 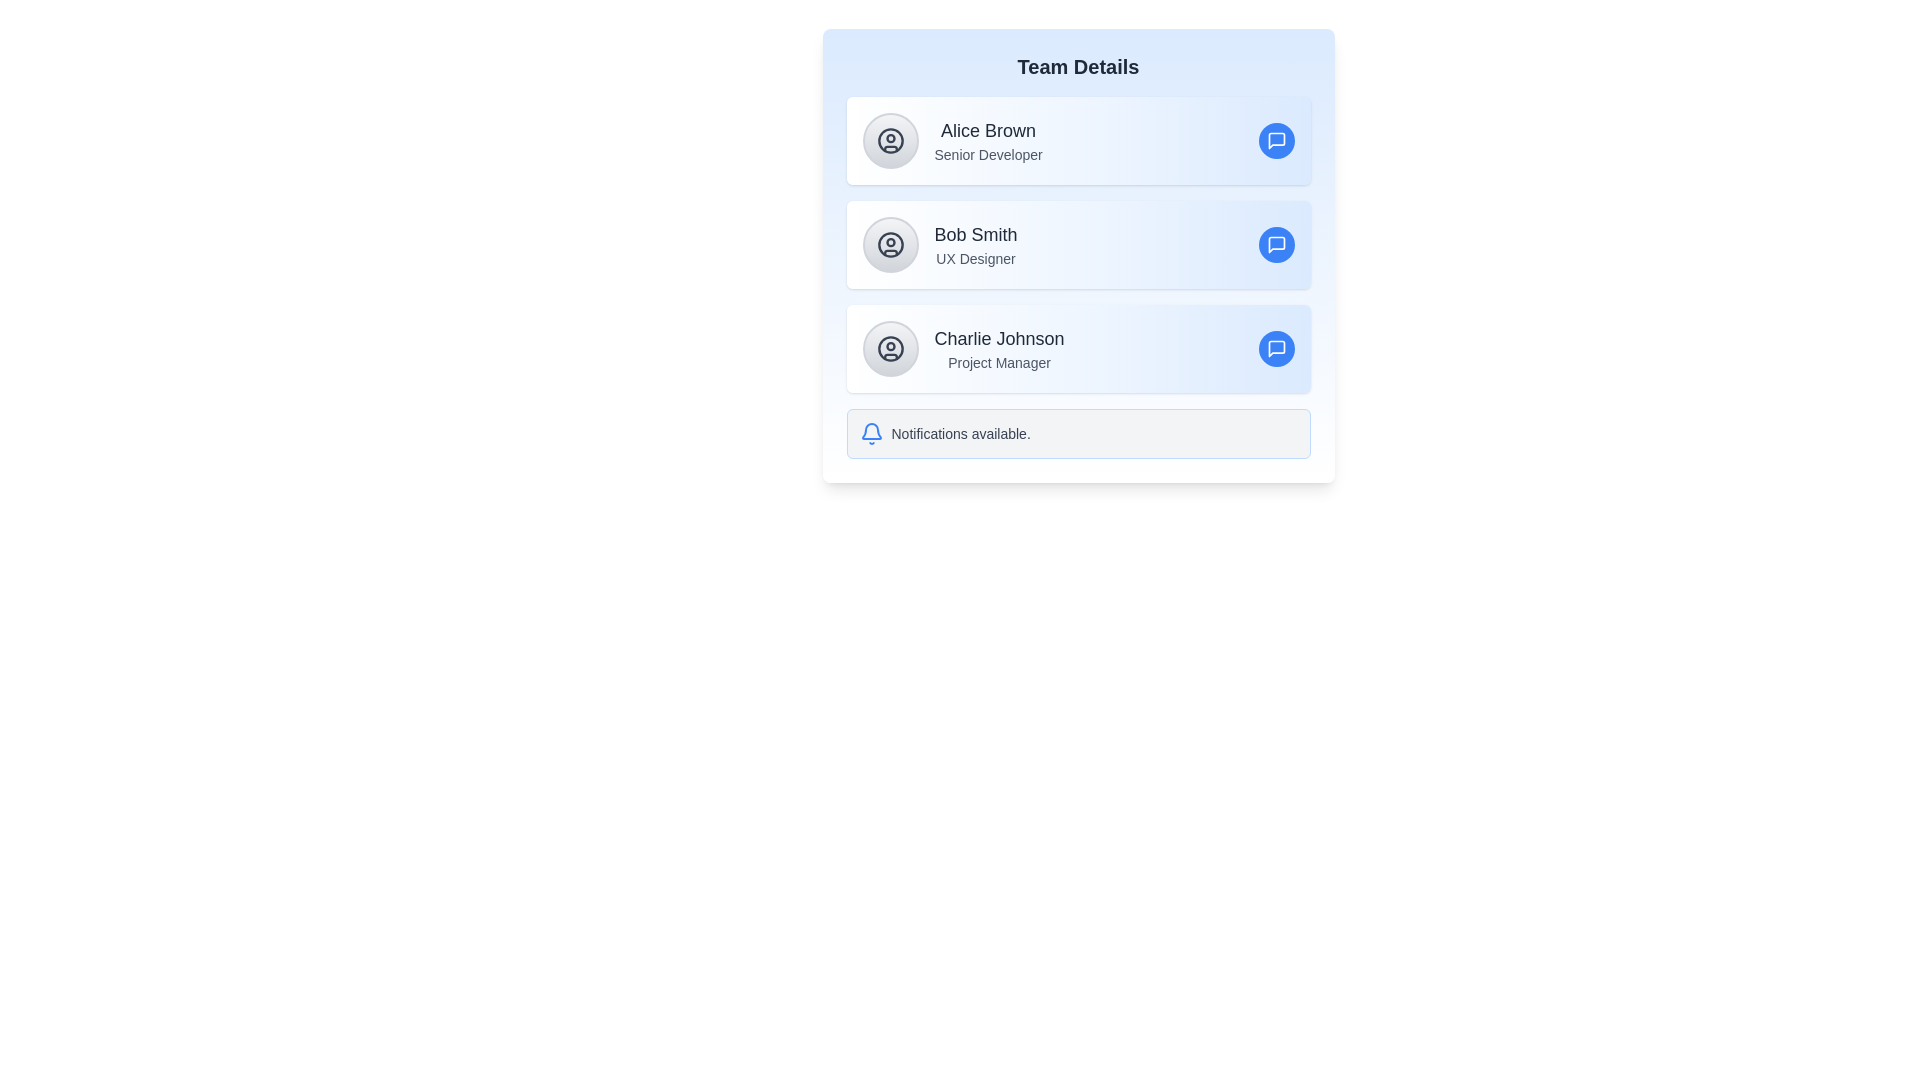 What do you see at coordinates (988, 131) in the screenshot?
I see `text label that specifies the name of a team member in the 'Team Details' section, located at the top of the vertical list` at bounding box center [988, 131].